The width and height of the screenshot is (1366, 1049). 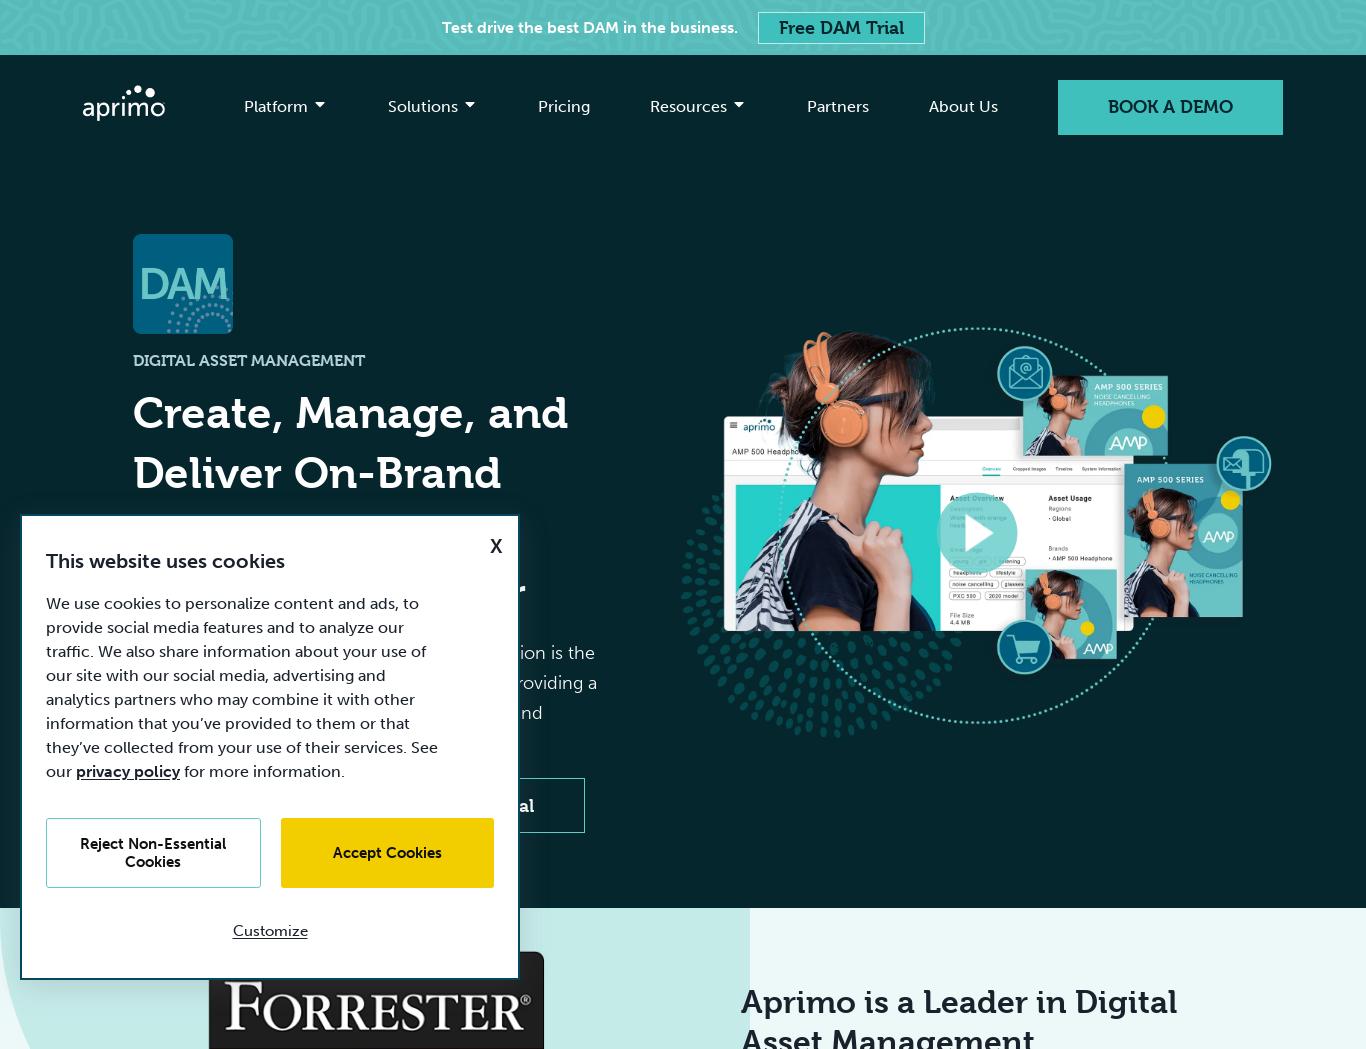 What do you see at coordinates (1033, 383) in the screenshot?
I see `'Compliance & Risk'` at bounding box center [1033, 383].